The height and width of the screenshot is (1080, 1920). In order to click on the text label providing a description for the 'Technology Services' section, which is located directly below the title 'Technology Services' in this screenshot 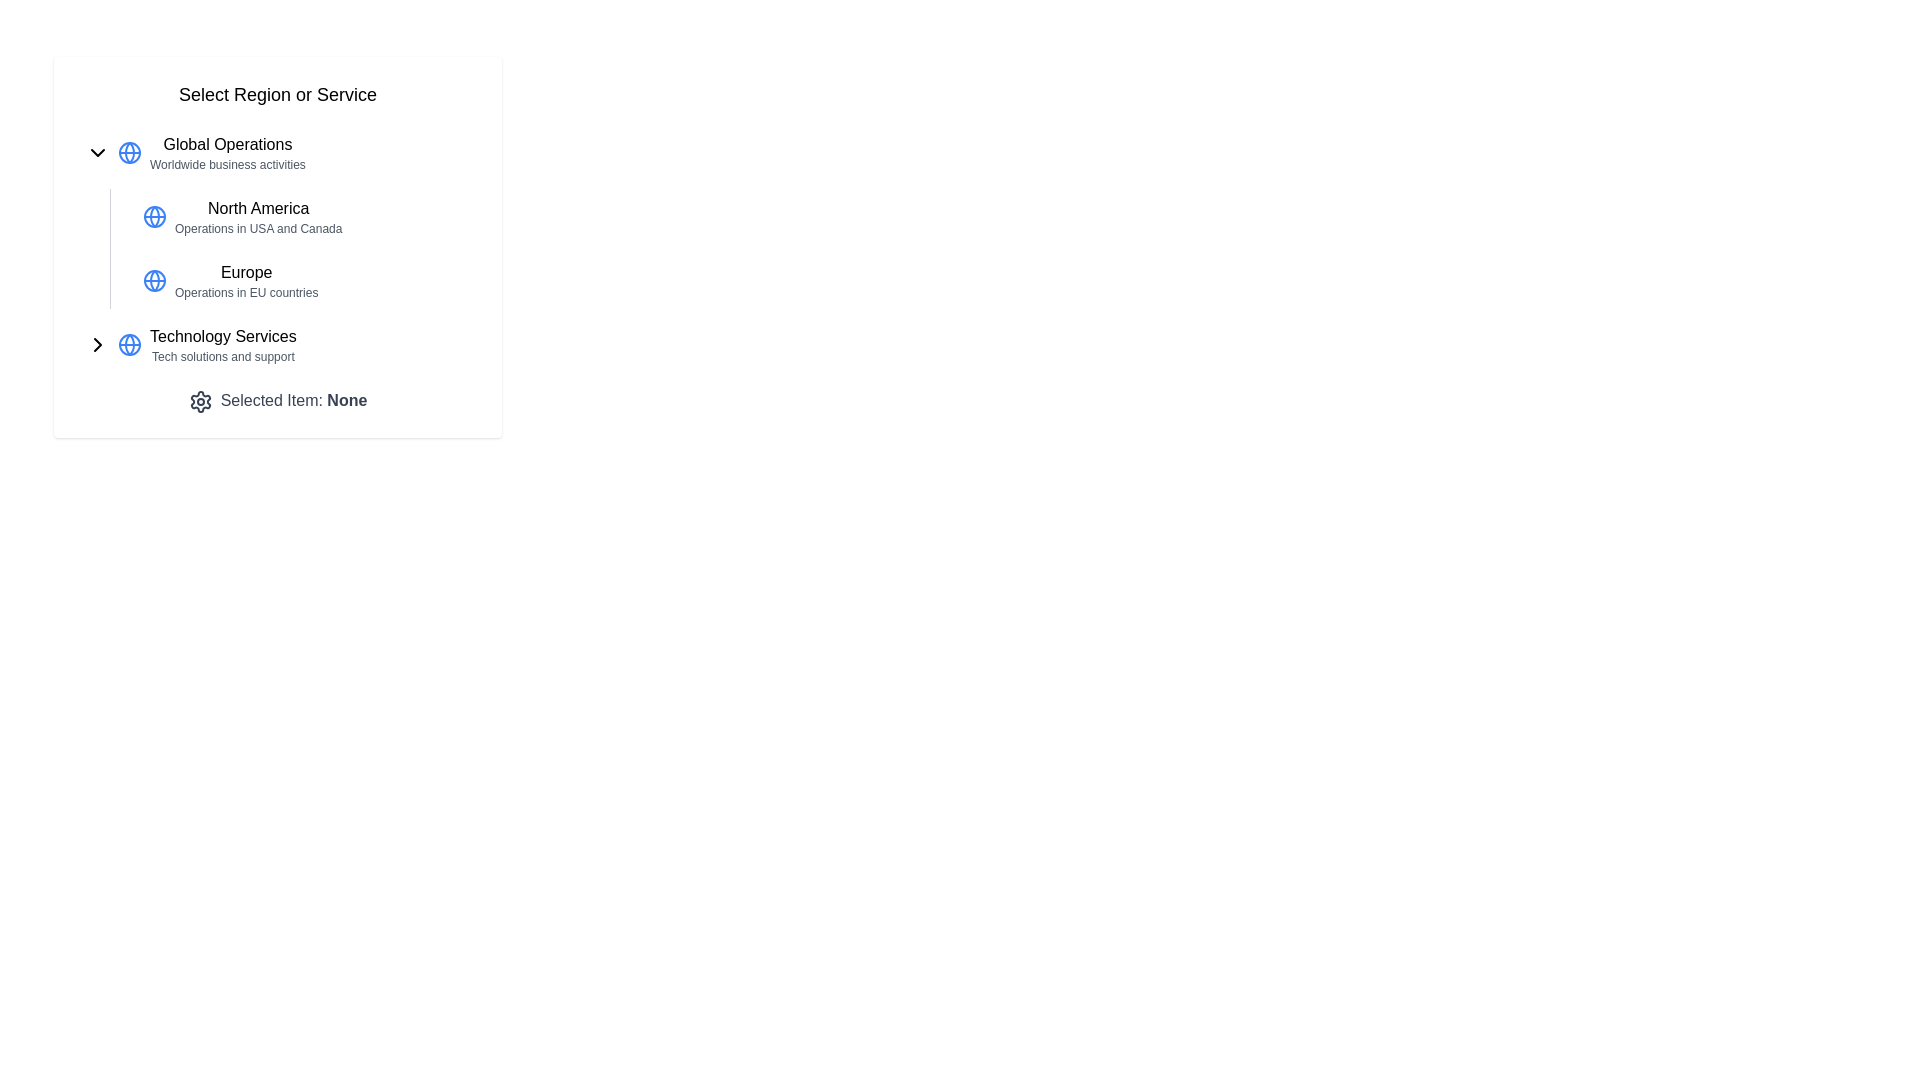, I will do `click(223, 356)`.